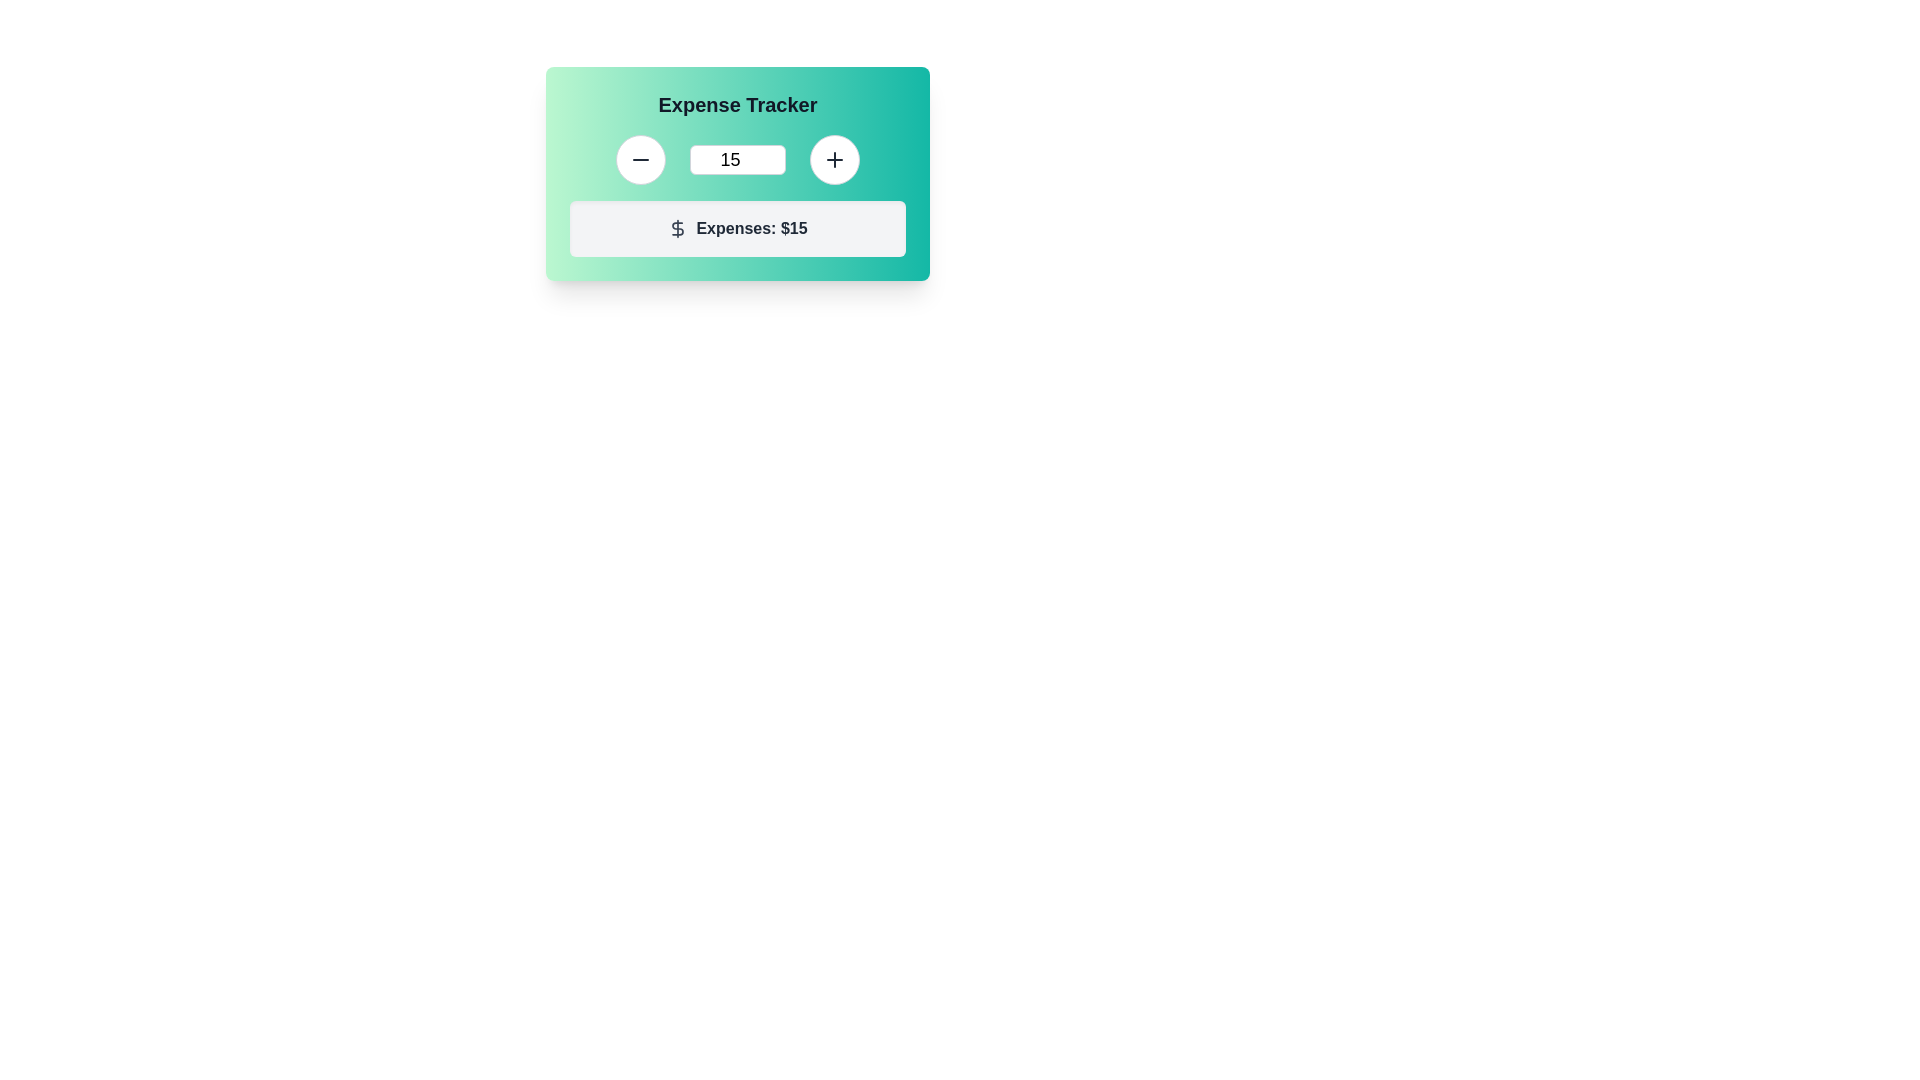 The height and width of the screenshot is (1080, 1920). Describe the element at coordinates (678, 227) in the screenshot. I see `the dollar sign icon located to the left of the text 'Expenses: $15' within the light gray box below the 'Expense Tracker' header` at that location.